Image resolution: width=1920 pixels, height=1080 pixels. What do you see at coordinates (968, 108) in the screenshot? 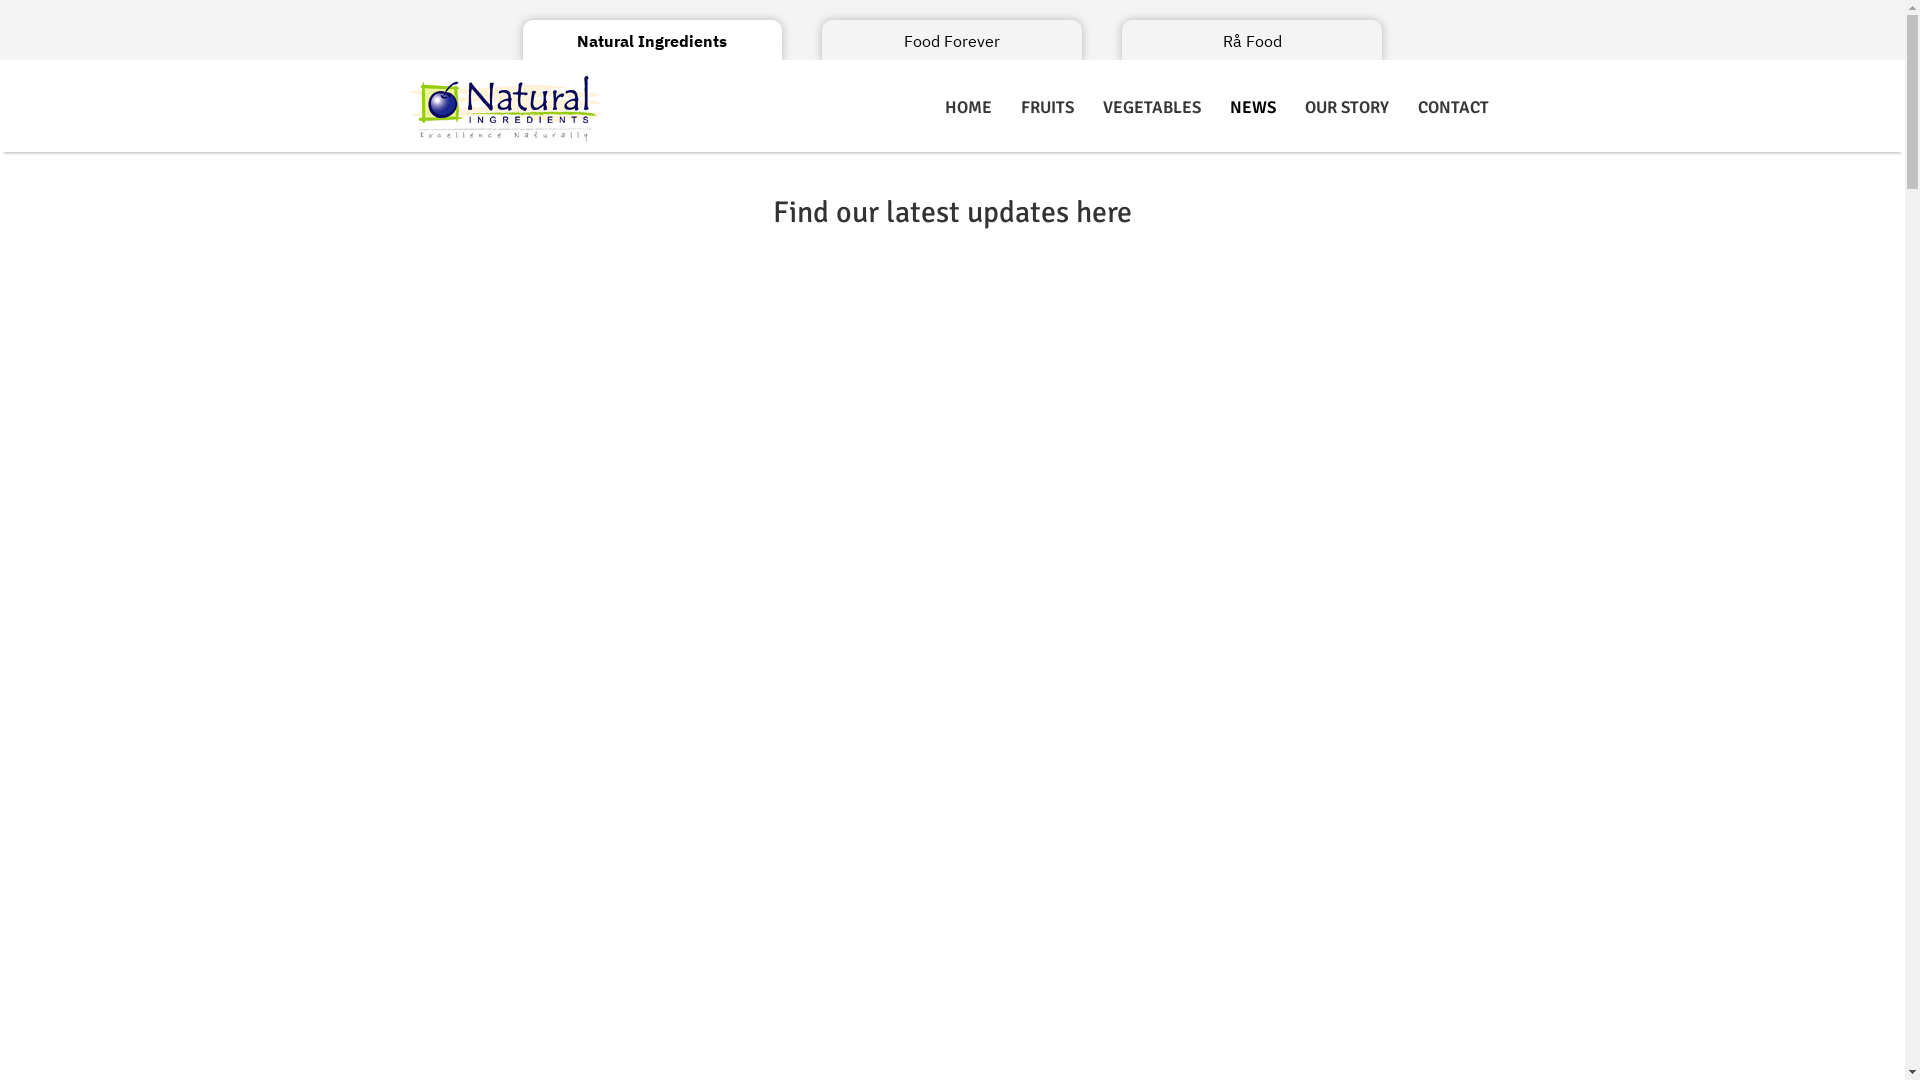
I see `'HOME'` at bounding box center [968, 108].